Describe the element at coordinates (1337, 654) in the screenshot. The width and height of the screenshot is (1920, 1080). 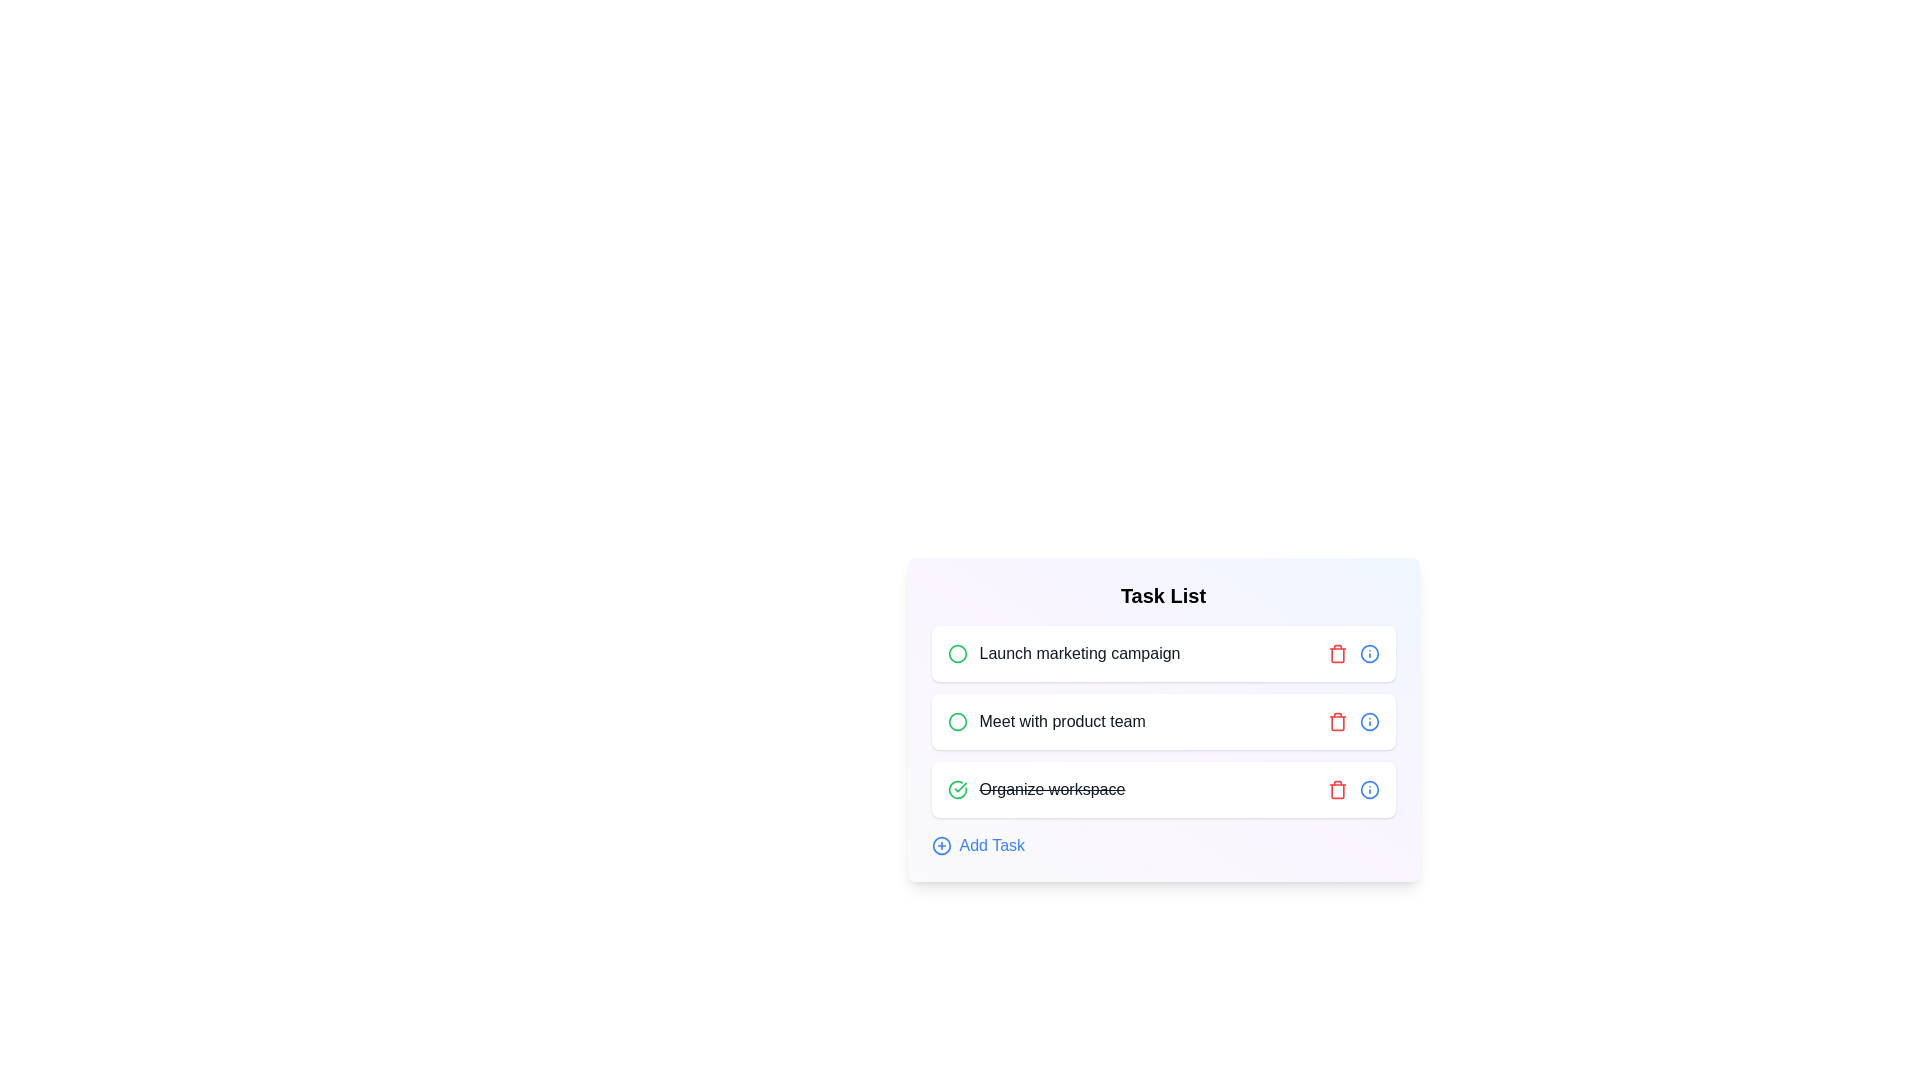
I see `the delete button of the task 'Launch marketing campaign'` at that location.